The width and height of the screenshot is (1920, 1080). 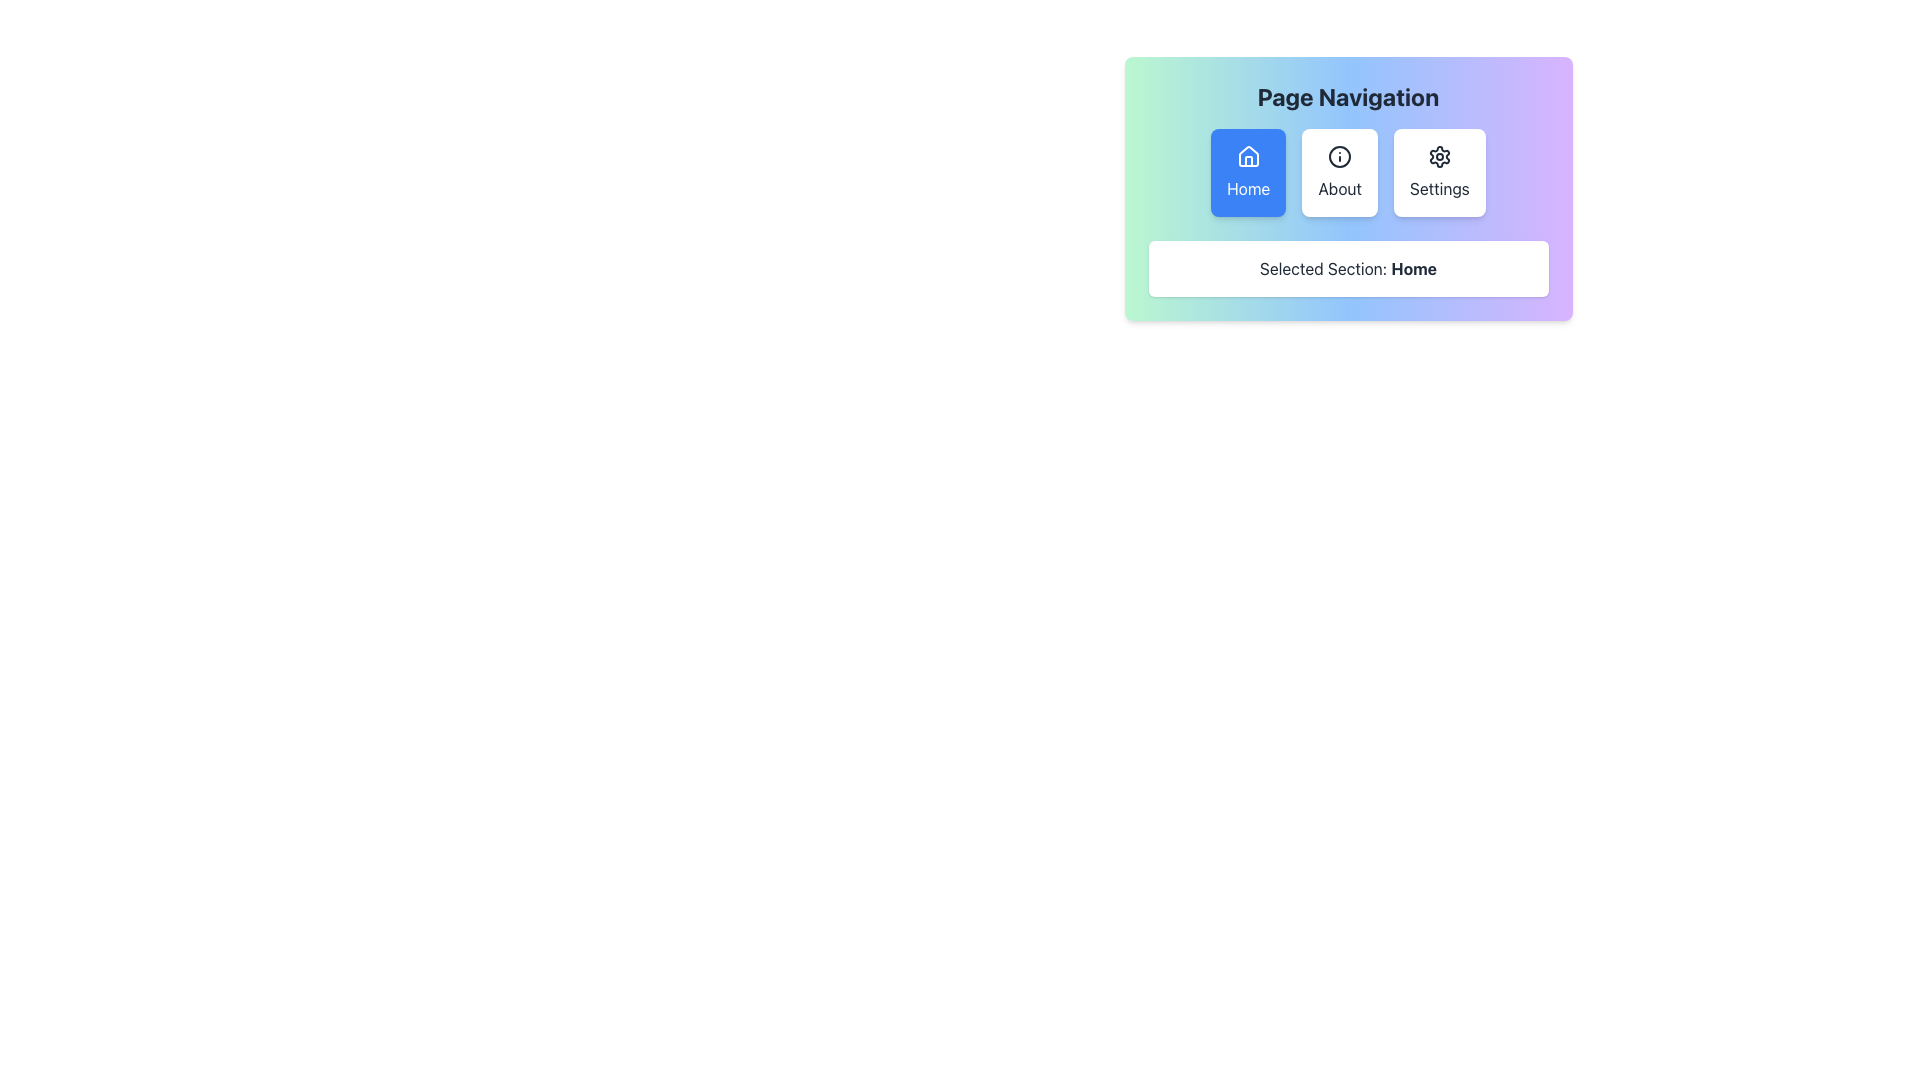 I want to click on the first navigation button that takes the user to the 'Home' section, located at the top left of the button group, so click(x=1247, y=172).